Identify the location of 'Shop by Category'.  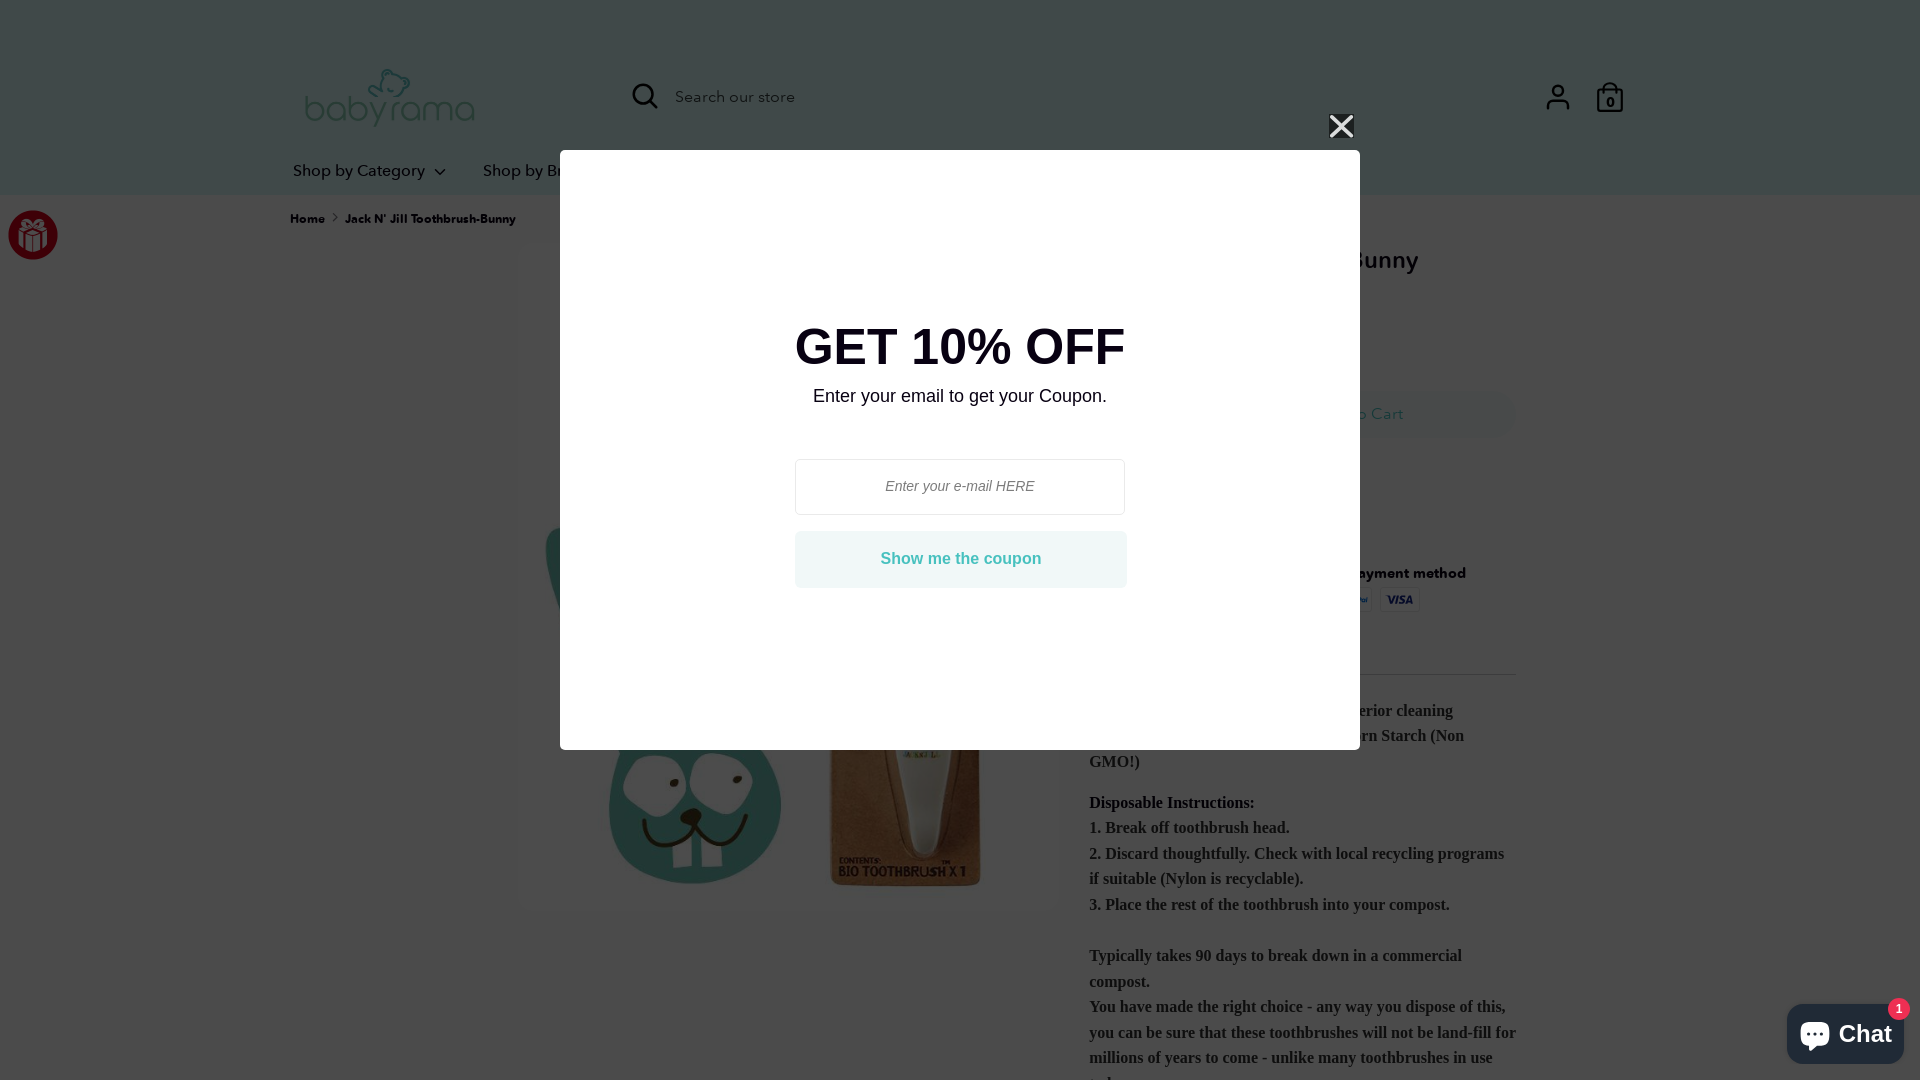
(370, 176).